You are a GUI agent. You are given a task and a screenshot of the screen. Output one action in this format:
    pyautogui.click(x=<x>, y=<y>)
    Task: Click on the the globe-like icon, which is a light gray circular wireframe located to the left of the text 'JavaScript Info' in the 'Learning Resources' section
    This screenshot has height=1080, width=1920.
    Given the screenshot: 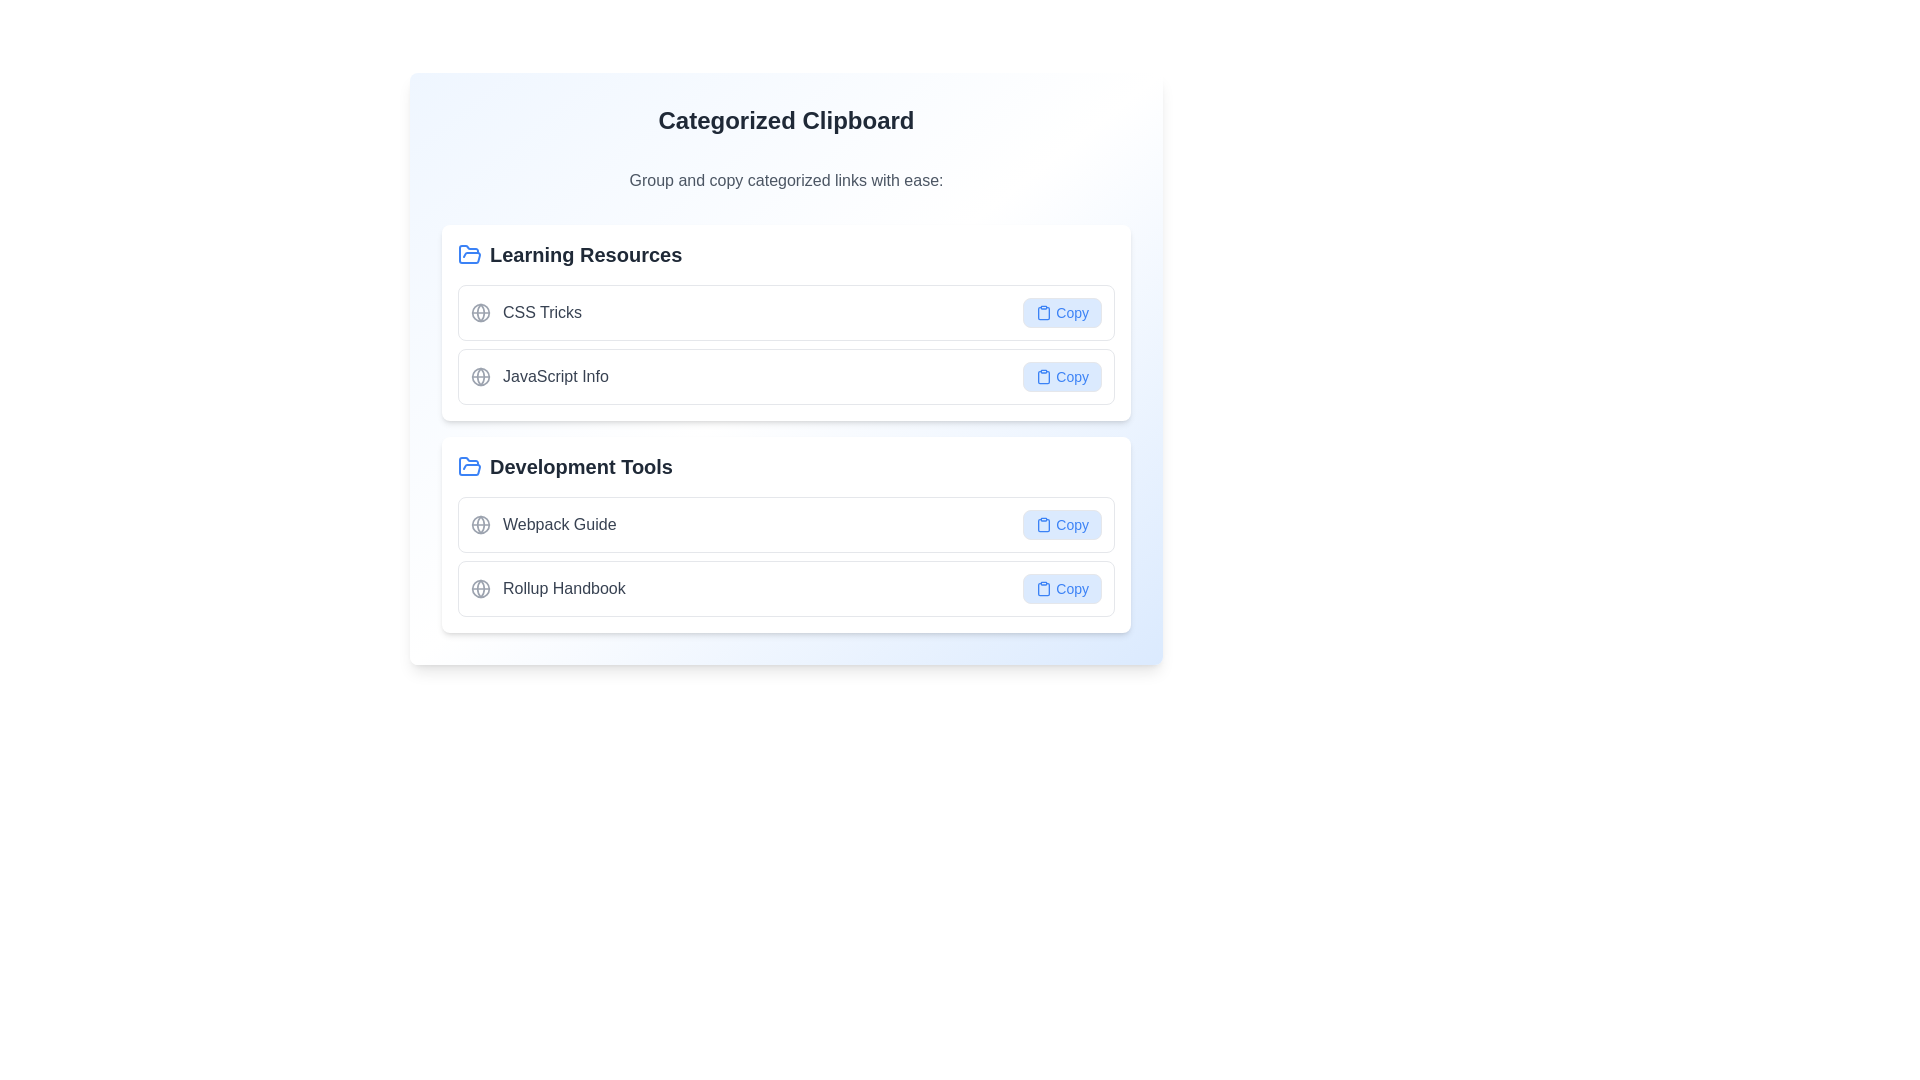 What is the action you would take?
    pyautogui.click(x=480, y=377)
    